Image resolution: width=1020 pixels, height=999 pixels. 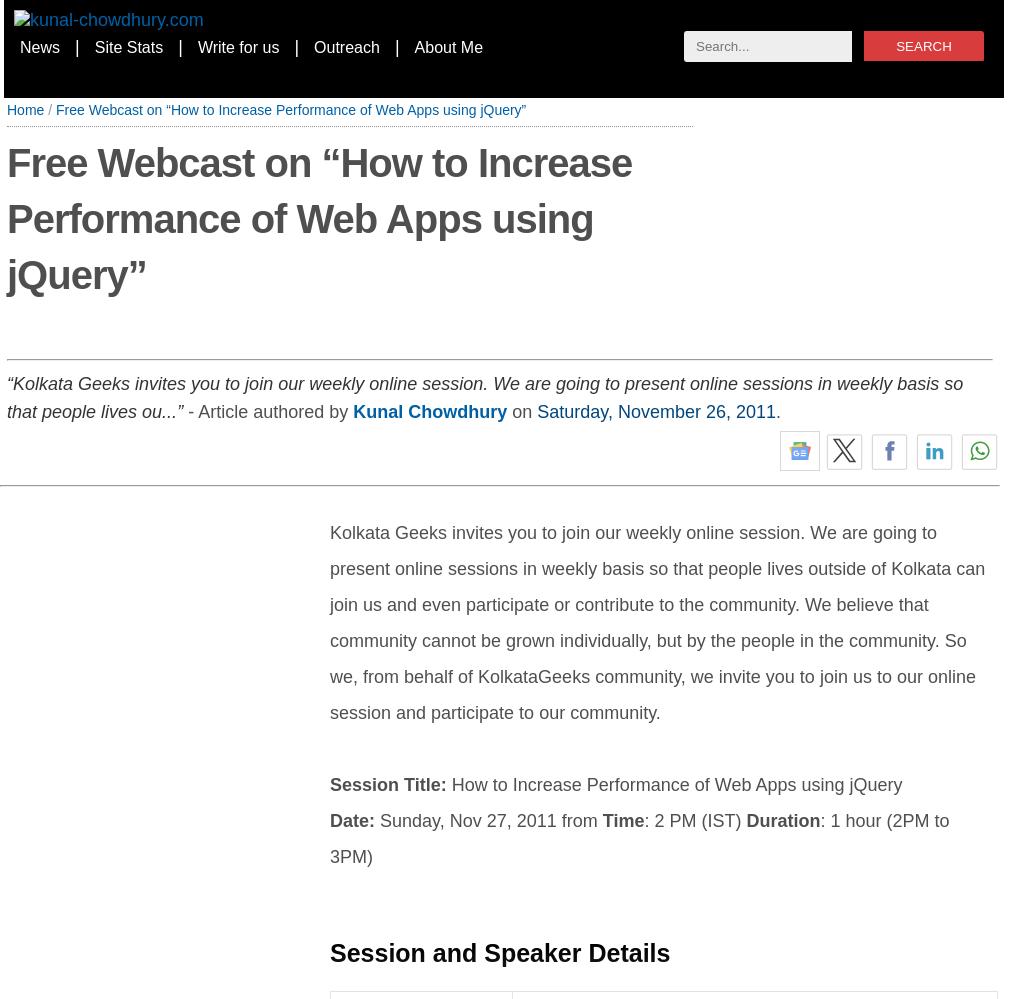 I want to click on 'Sunday, Nov 27, 2011 from', so click(x=488, y=820).